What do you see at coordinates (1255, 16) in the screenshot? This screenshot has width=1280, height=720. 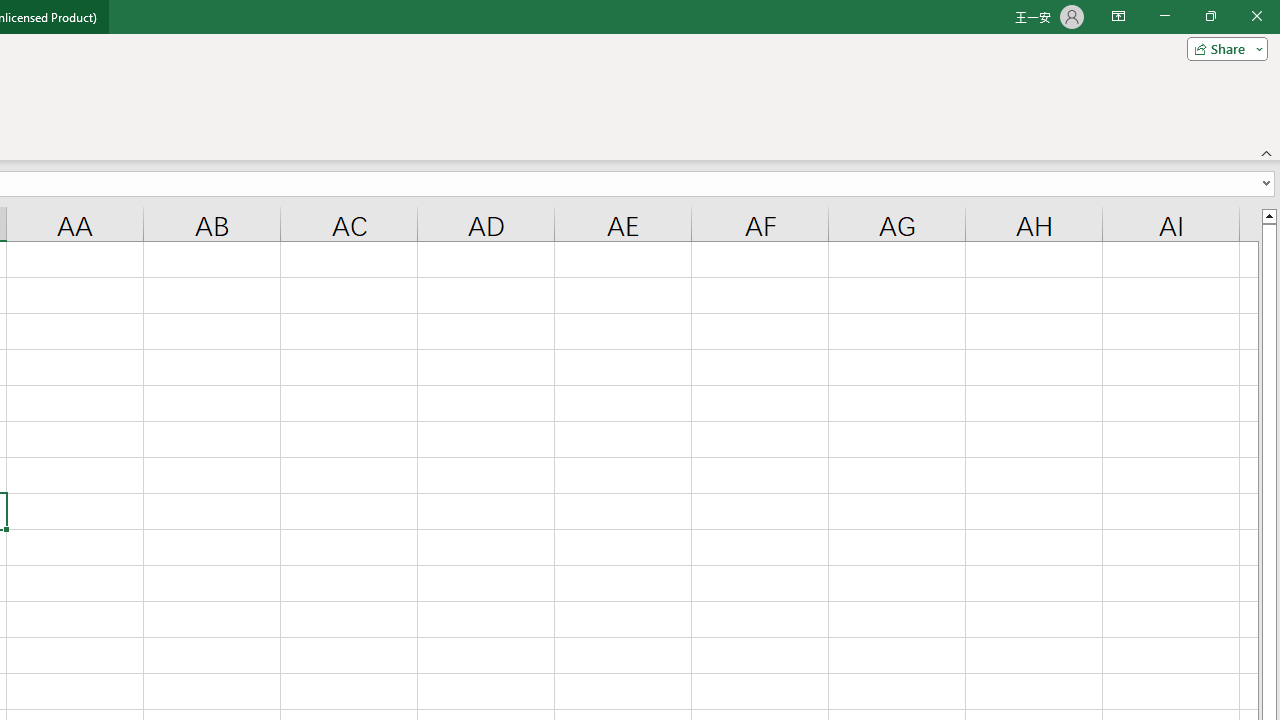 I see `'Close'` at bounding box center [1255, 16].